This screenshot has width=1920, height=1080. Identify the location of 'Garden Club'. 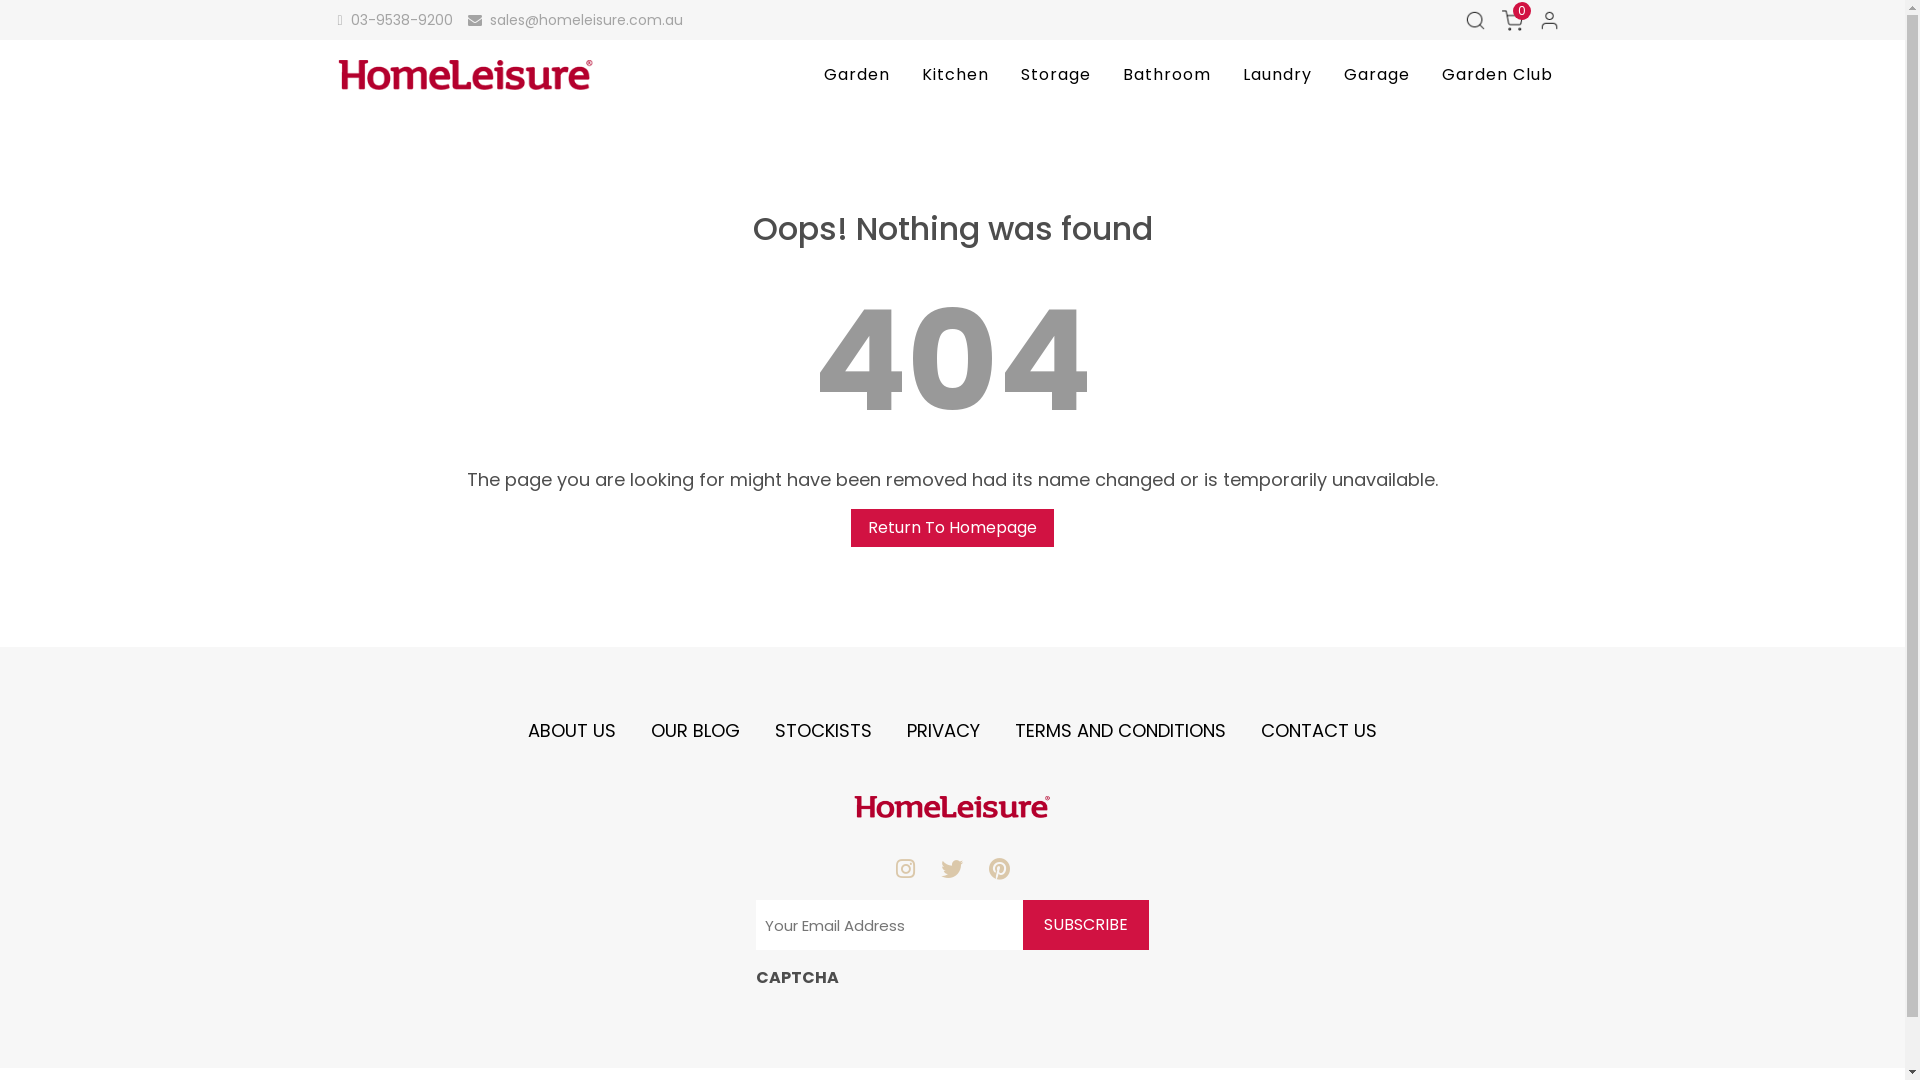
(1497, 73).